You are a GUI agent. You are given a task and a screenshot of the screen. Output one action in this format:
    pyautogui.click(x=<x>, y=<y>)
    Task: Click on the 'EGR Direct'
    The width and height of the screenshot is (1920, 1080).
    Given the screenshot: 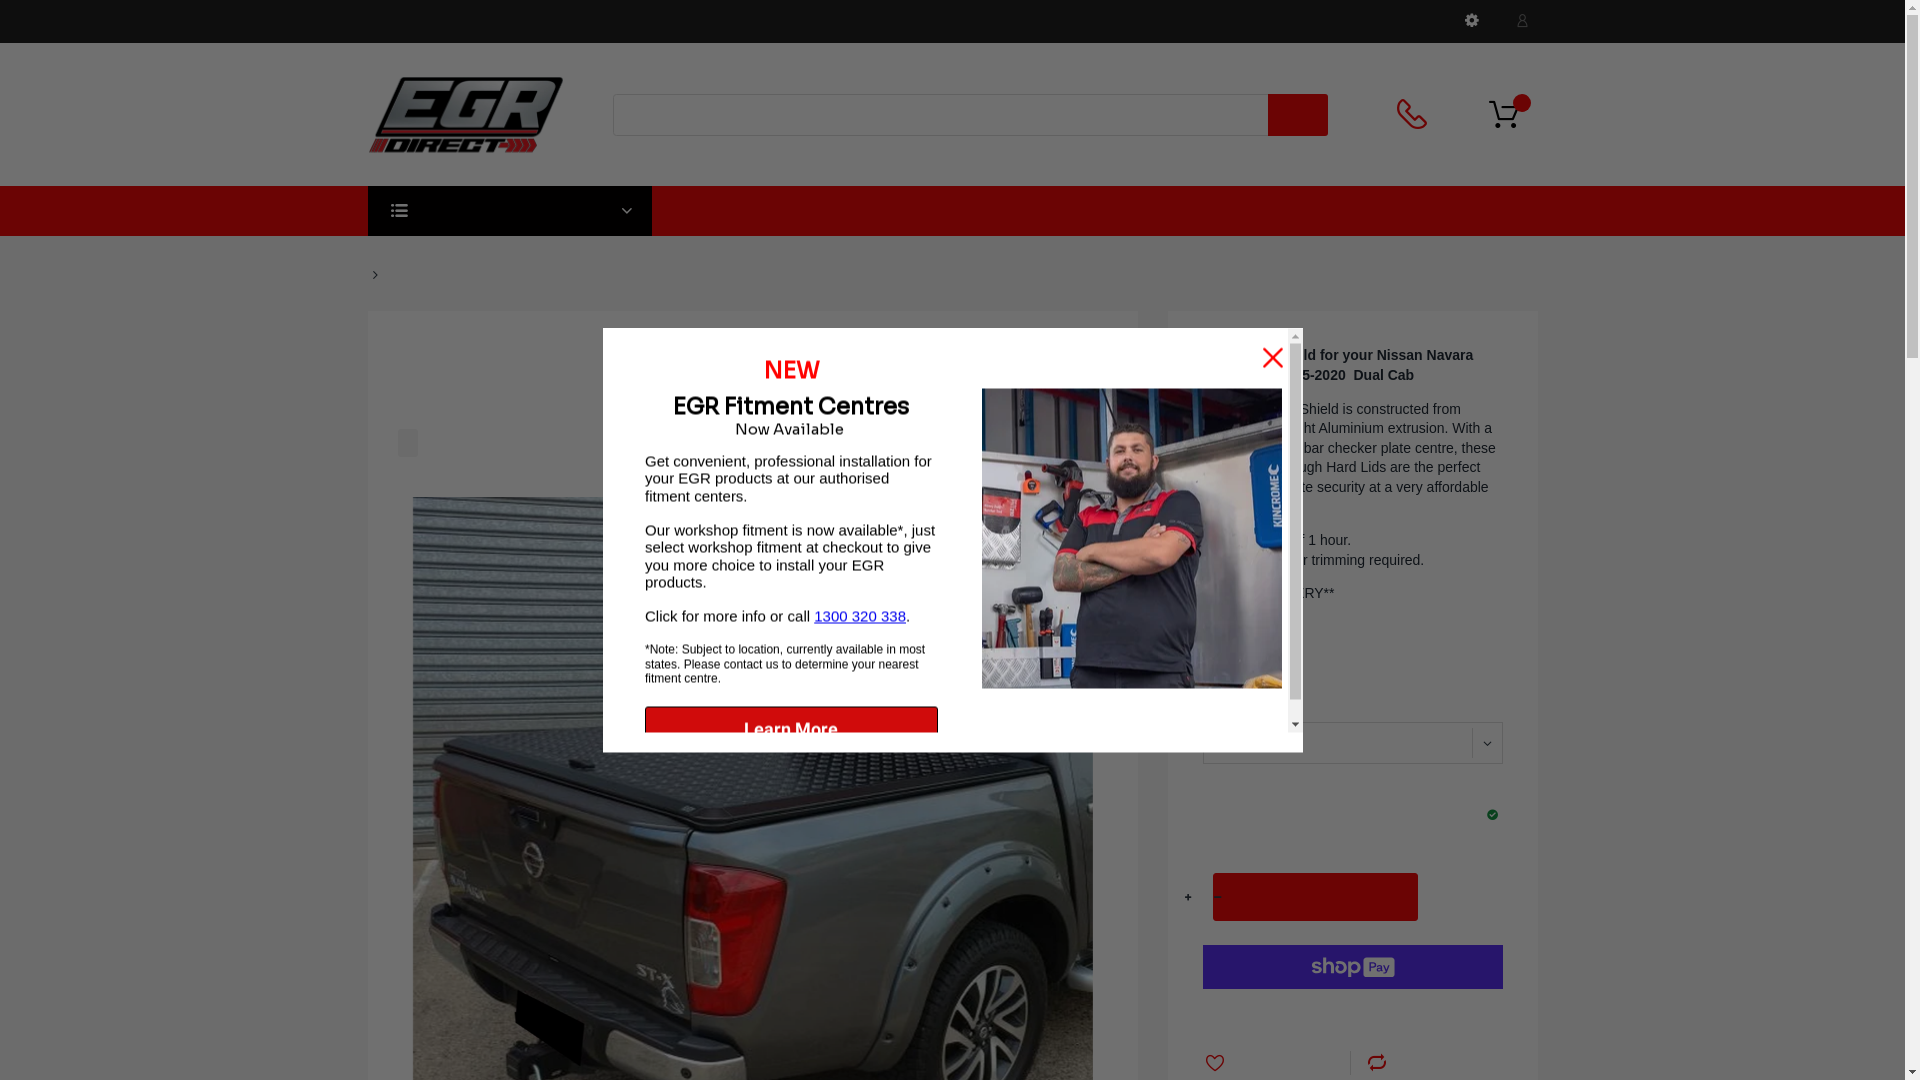 What is the action you would take?
    pyautogui.click(x=465, y=113)
    